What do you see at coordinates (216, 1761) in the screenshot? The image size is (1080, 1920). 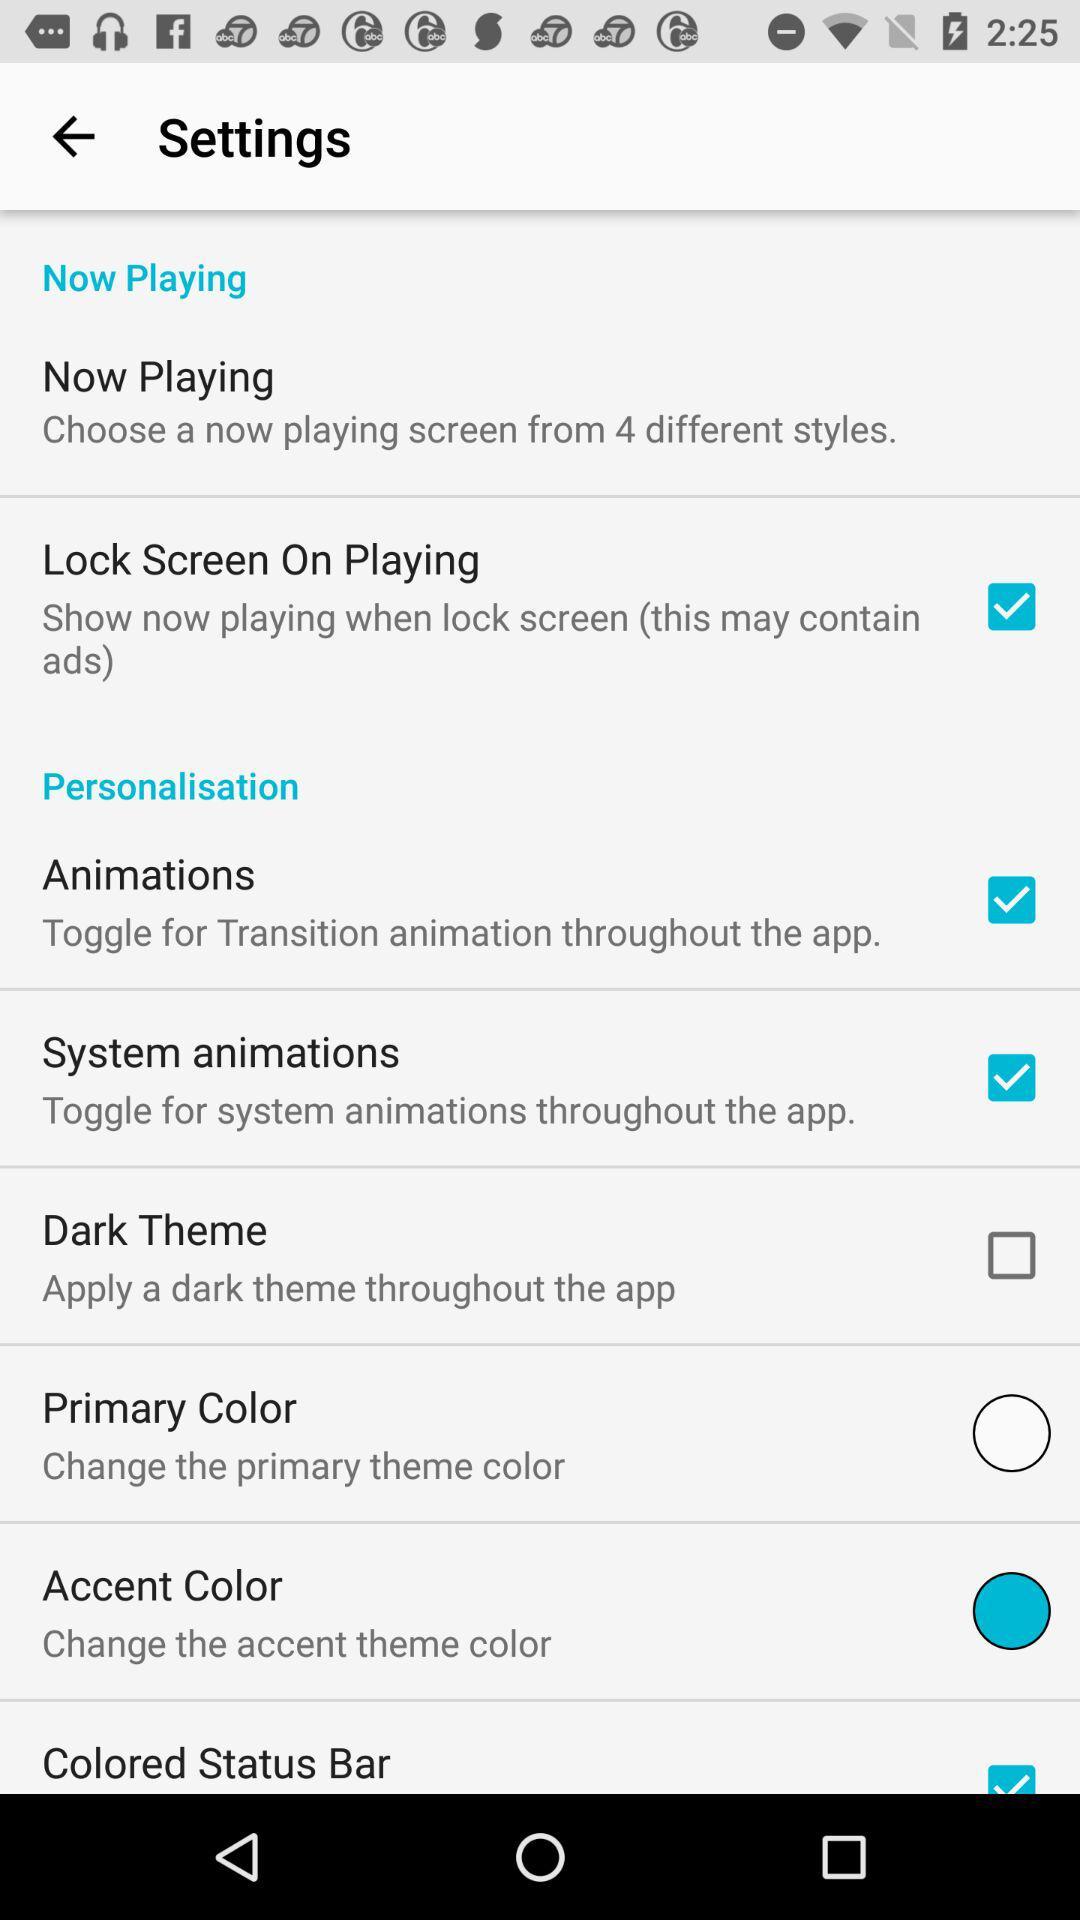 I see `icon below the change the accent` at bounding box center [216, 1761].